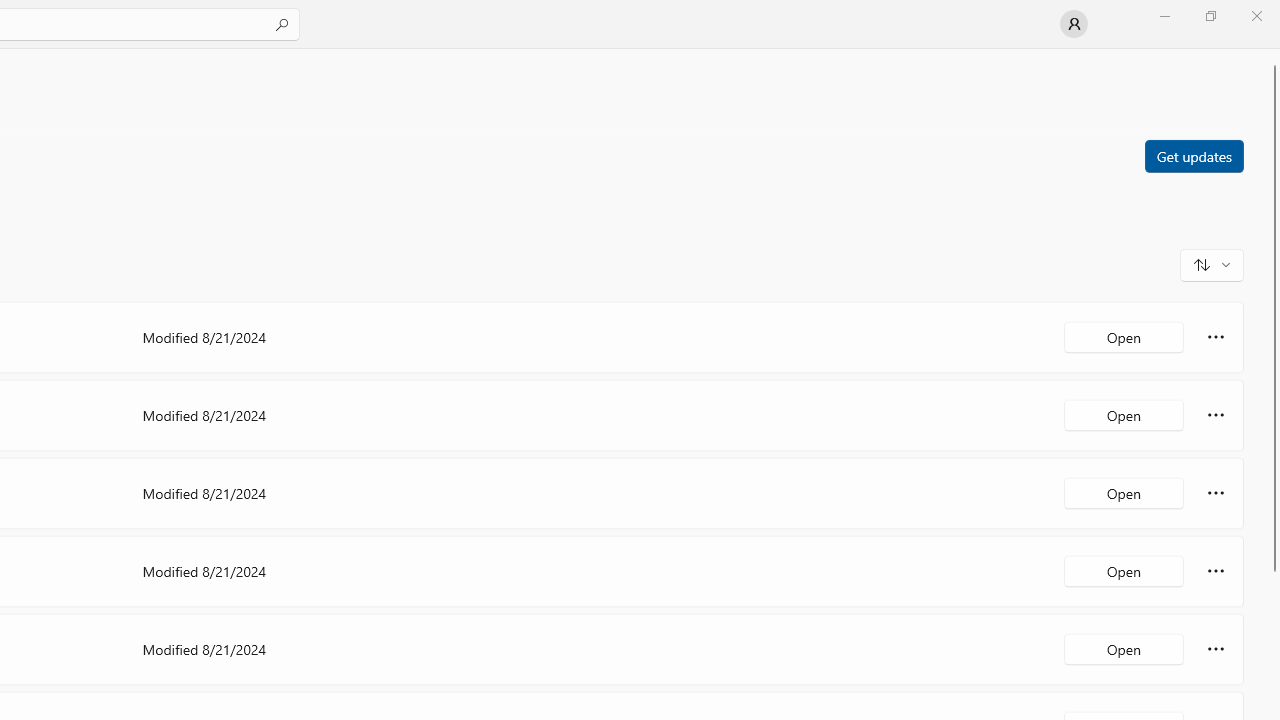 This screenshot has width=1280, height=720. Describe the element at coordinates (1164, 15) in the screenshot. I see `'Minimize Microsoft Store'` at that location.